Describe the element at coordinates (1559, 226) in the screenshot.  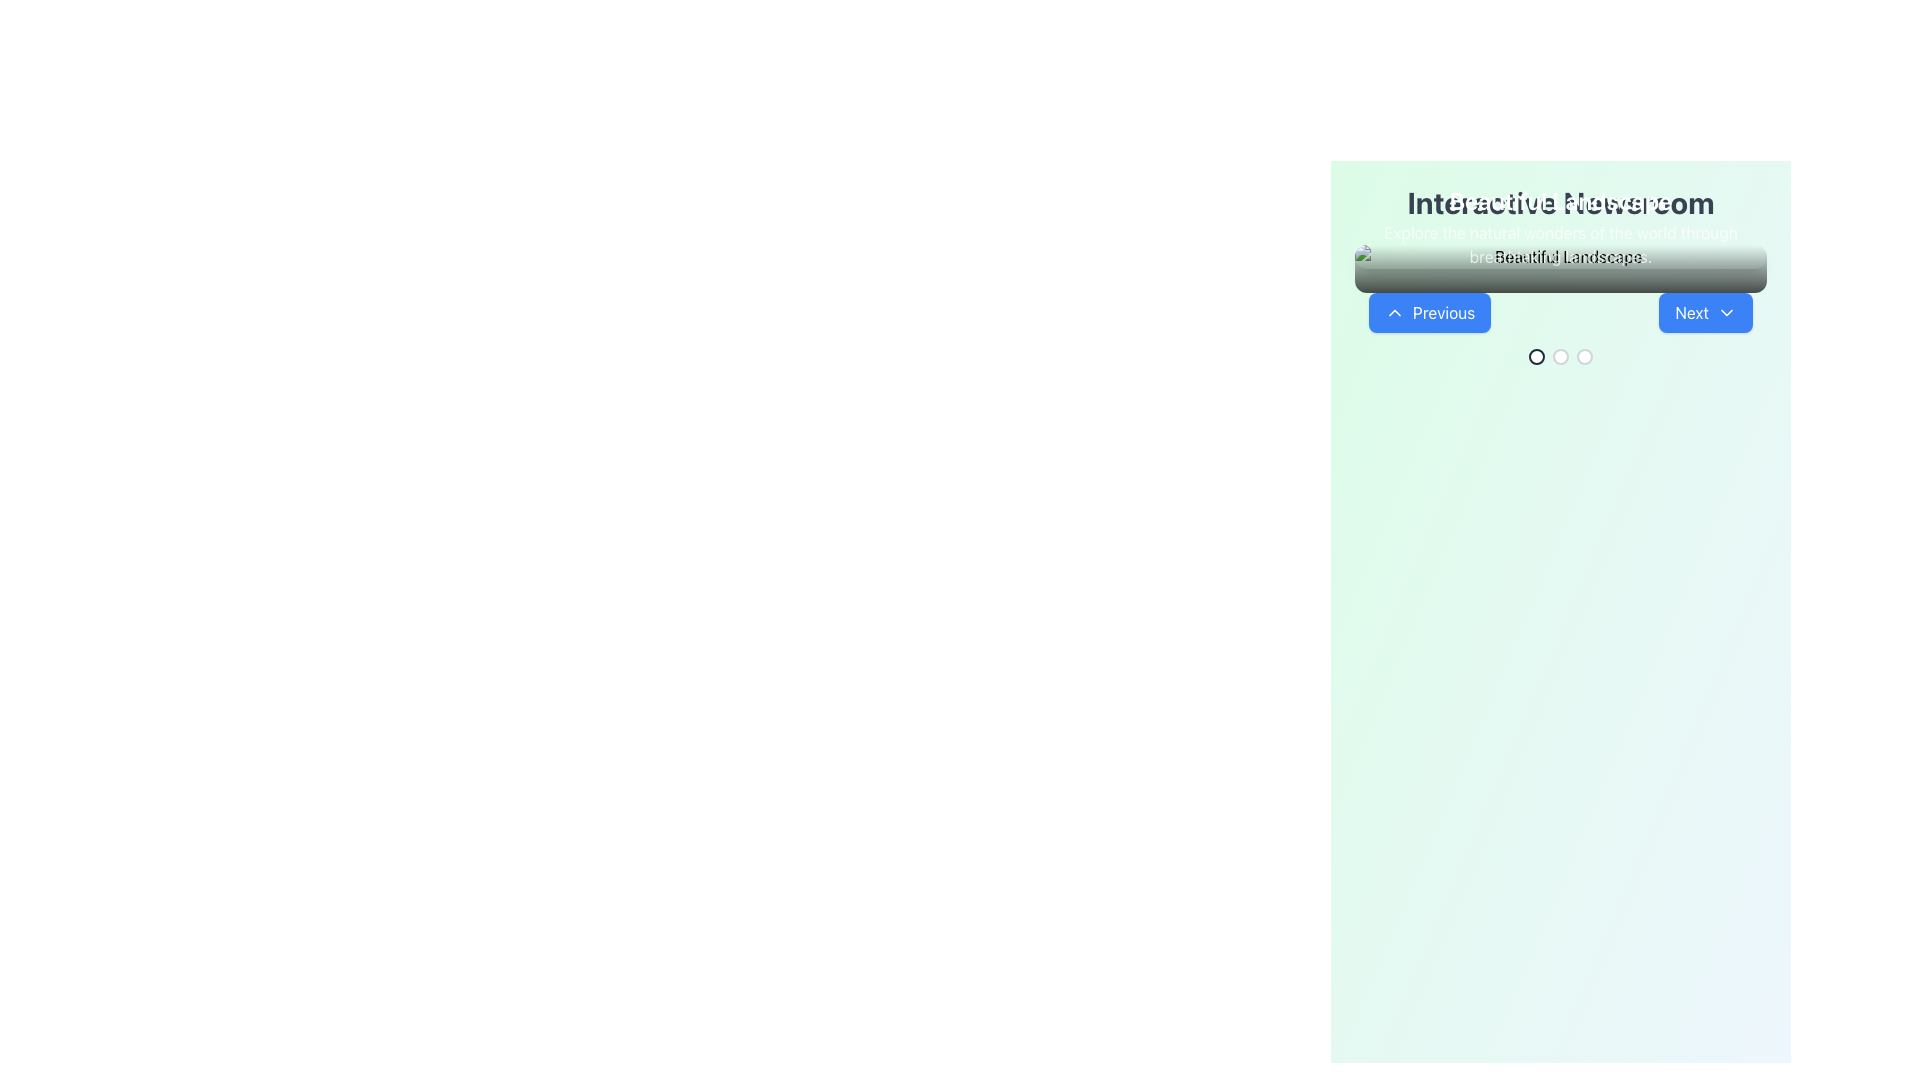
I see `the textual group containing the title 'Beautiful Landscape' and the description 'Explore the natural wonders of the world through breathtaking landscapes.'` at that location.